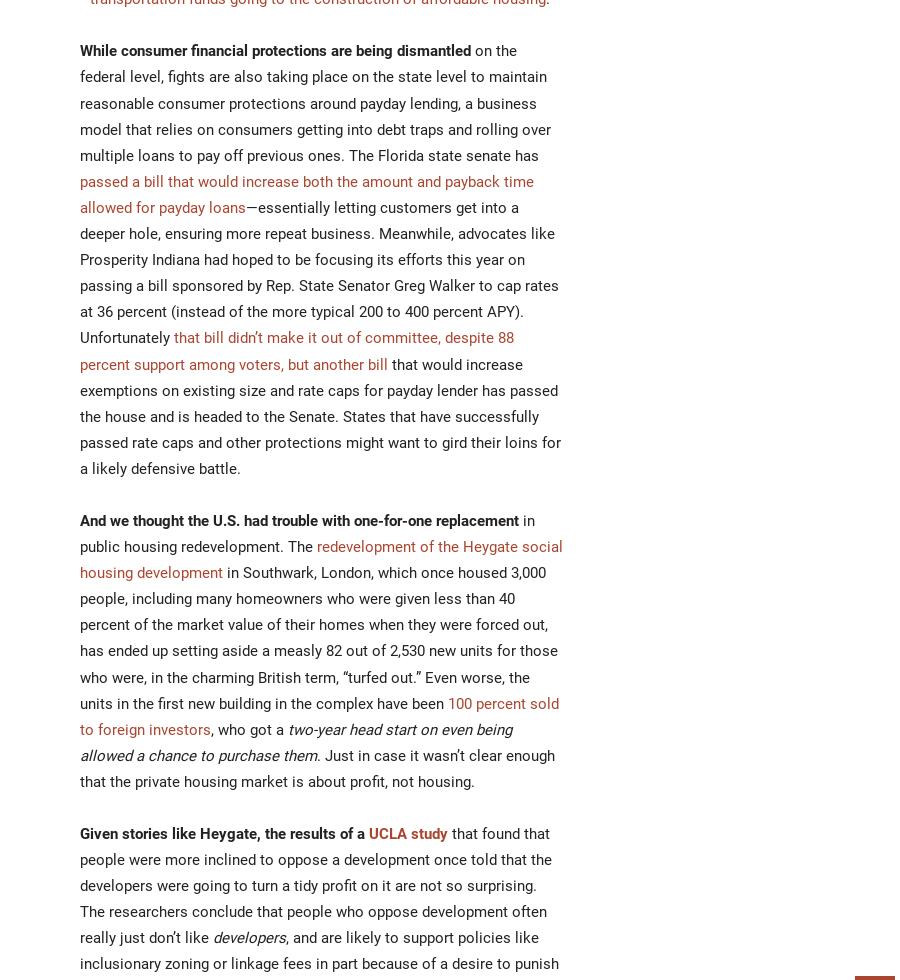 Image resolution: width=900 pixels, height=980 pixels. Describe the element at coordinates (317, 637) in the screenshot. I see `'in Southwark, London, which once housed 3,000 people, including many homeowners who were given less than 40 percent of the market value of their homes when they were forced out, has ended up setting aside a measly 82 out of 2,530 new units for those who were, in the charming British term, “turfed out.” Even worse, the units in the first new building in the complex have been'` at that location.